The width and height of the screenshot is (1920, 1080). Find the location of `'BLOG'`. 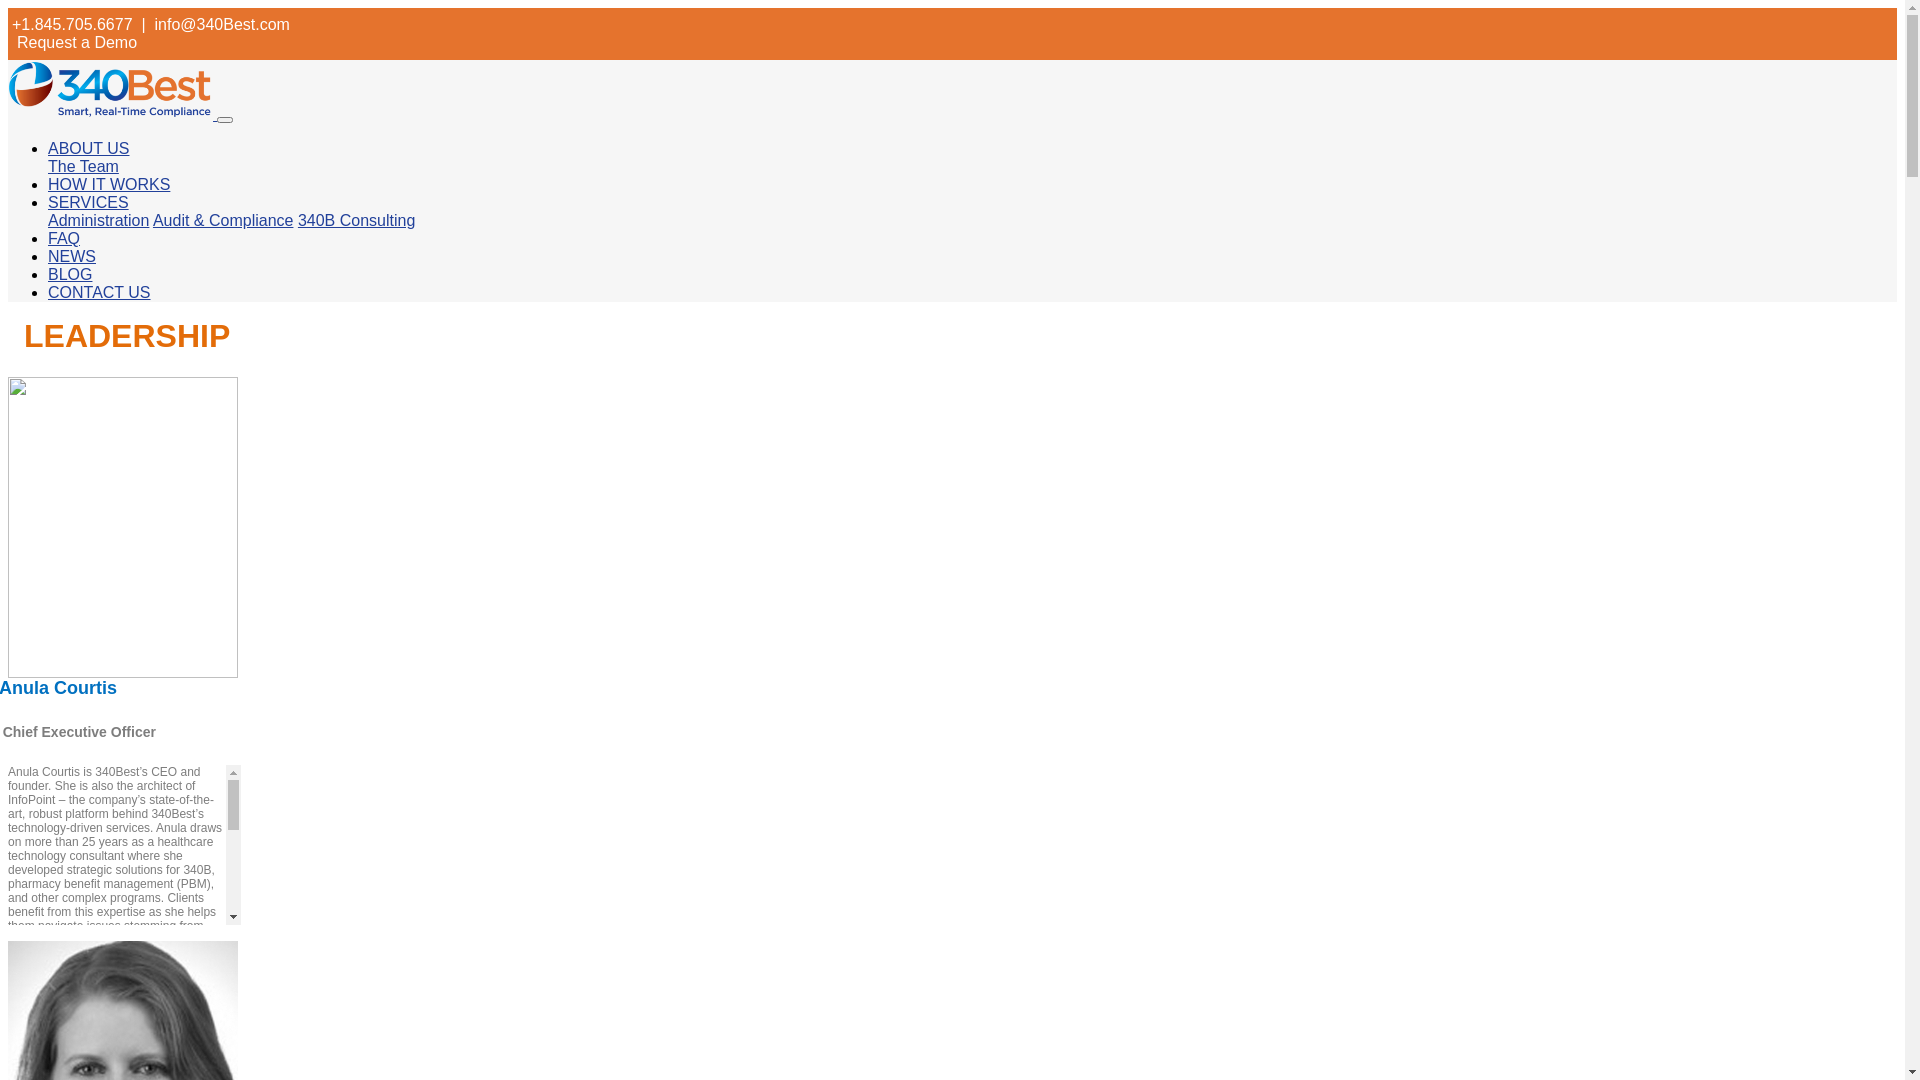

'BLOG' is located at coordinates (70, 274).